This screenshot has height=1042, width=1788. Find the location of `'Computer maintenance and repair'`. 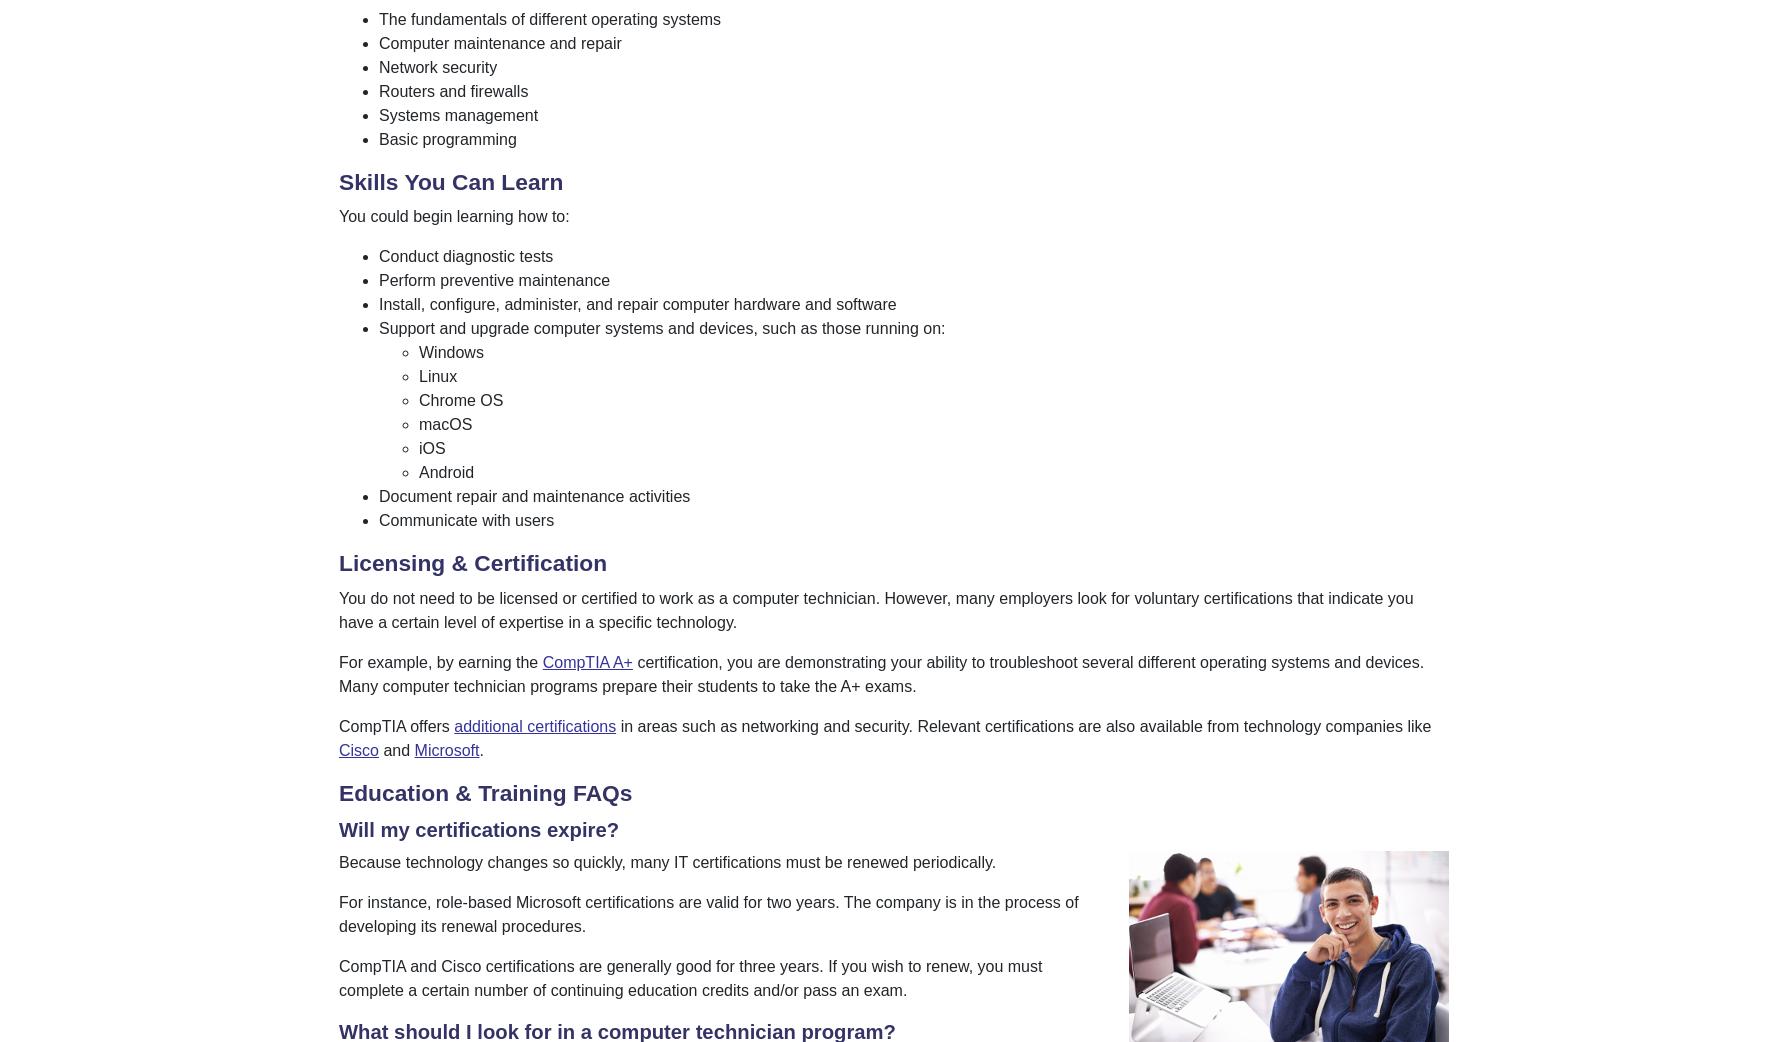

'Computer maintenance and repair' is located at coordinates (499, 41).